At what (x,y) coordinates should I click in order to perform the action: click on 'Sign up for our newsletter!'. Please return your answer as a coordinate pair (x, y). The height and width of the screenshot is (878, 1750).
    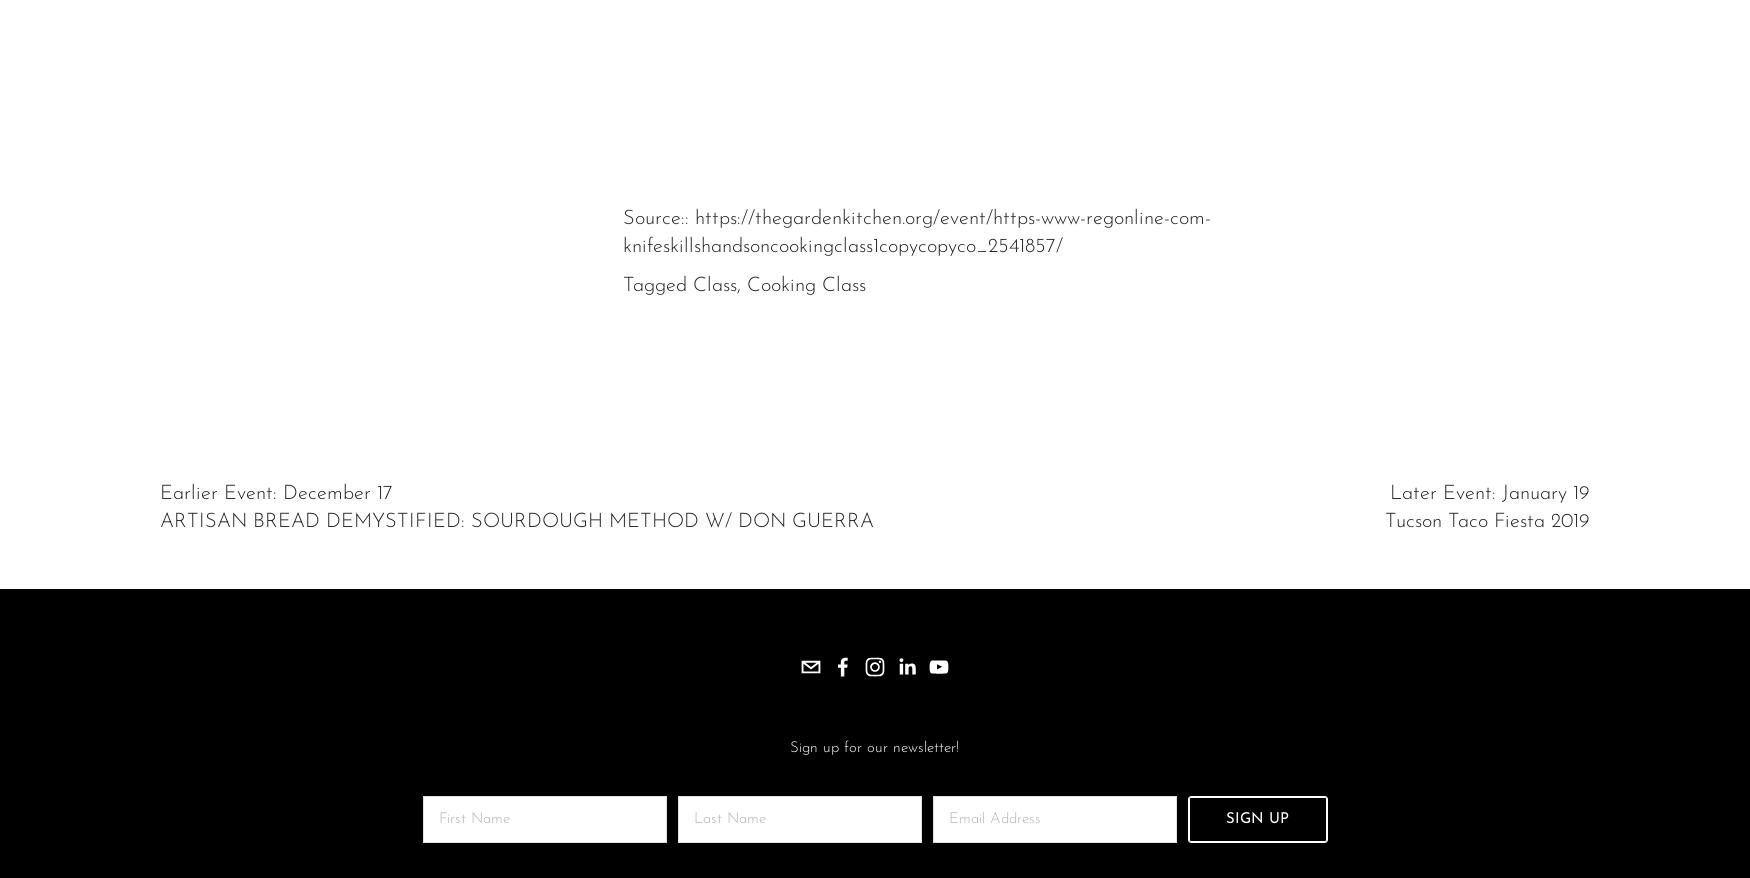
    Looking at the image, I should click on (874, 748).